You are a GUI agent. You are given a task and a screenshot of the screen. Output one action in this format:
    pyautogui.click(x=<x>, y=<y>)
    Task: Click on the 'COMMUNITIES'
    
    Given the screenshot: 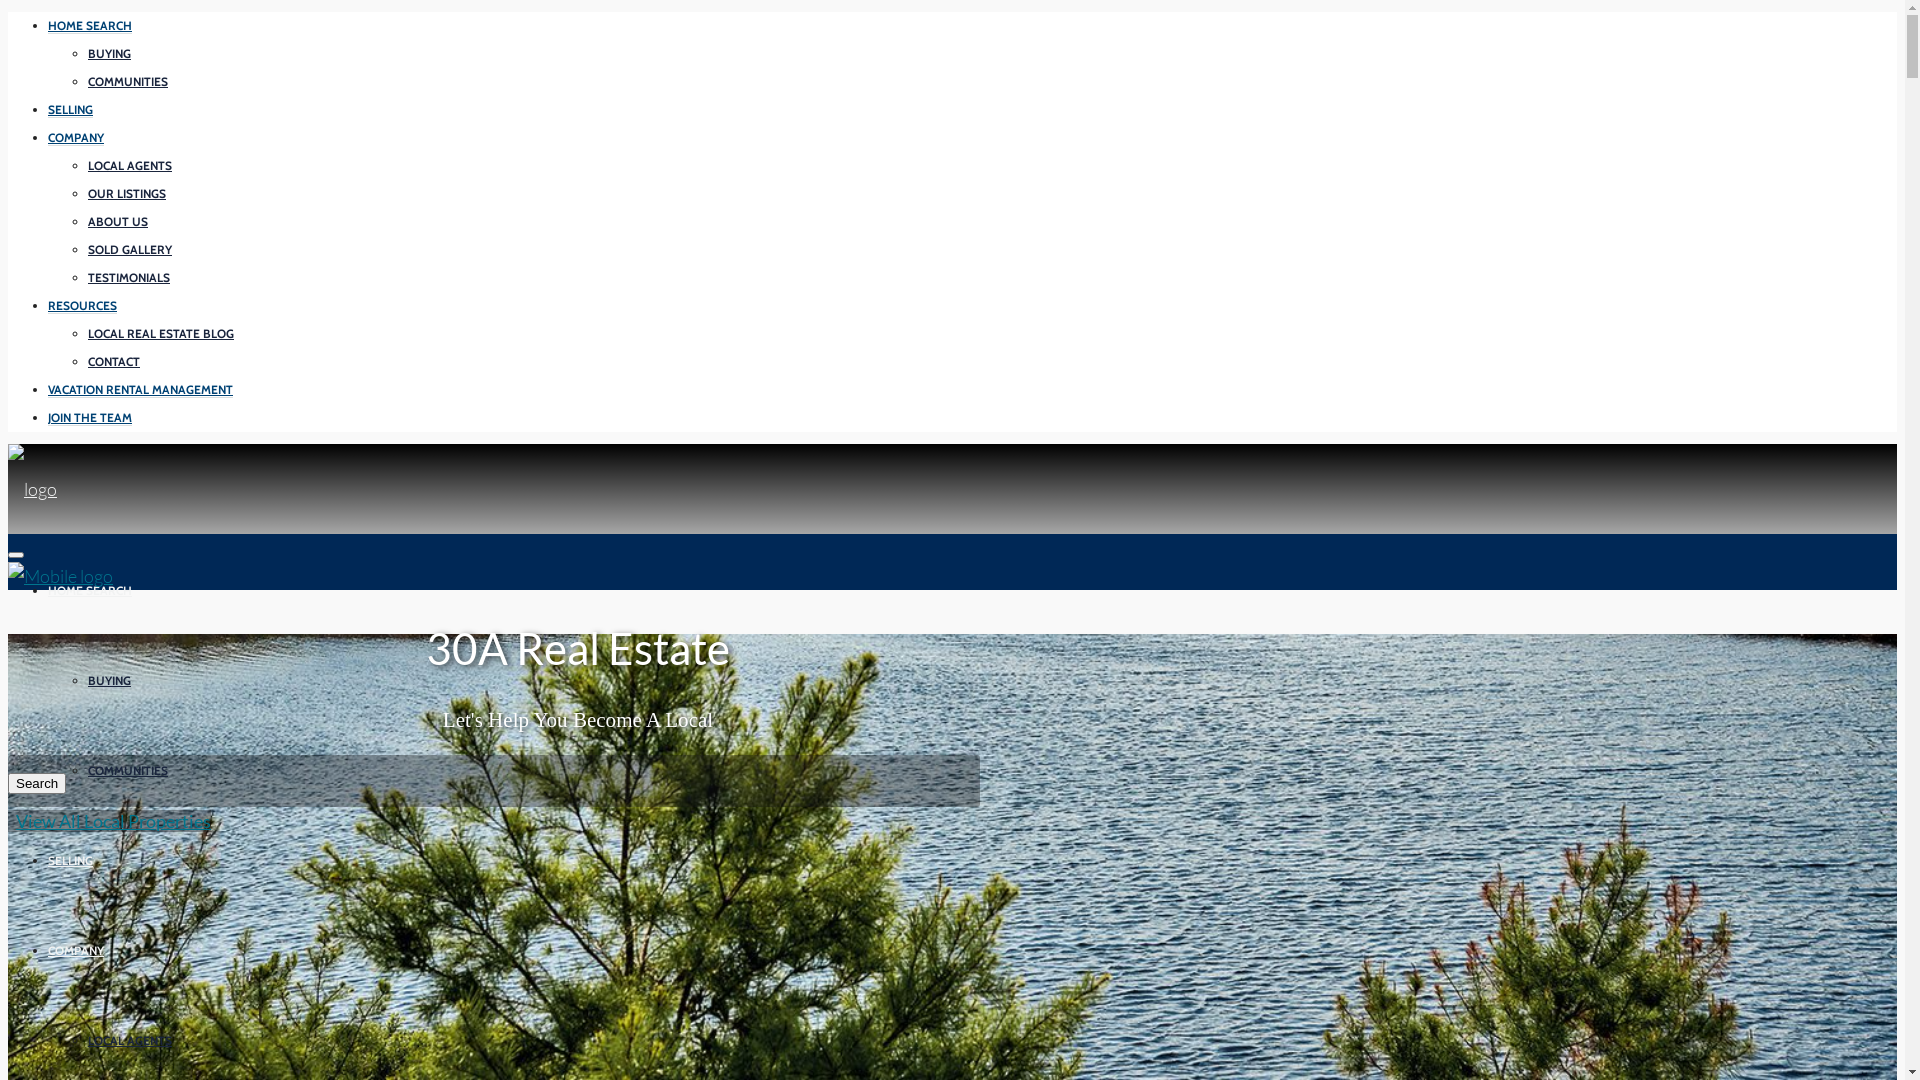 What is the action you would take?
    pyautogui.click(x=127, y=80)
    